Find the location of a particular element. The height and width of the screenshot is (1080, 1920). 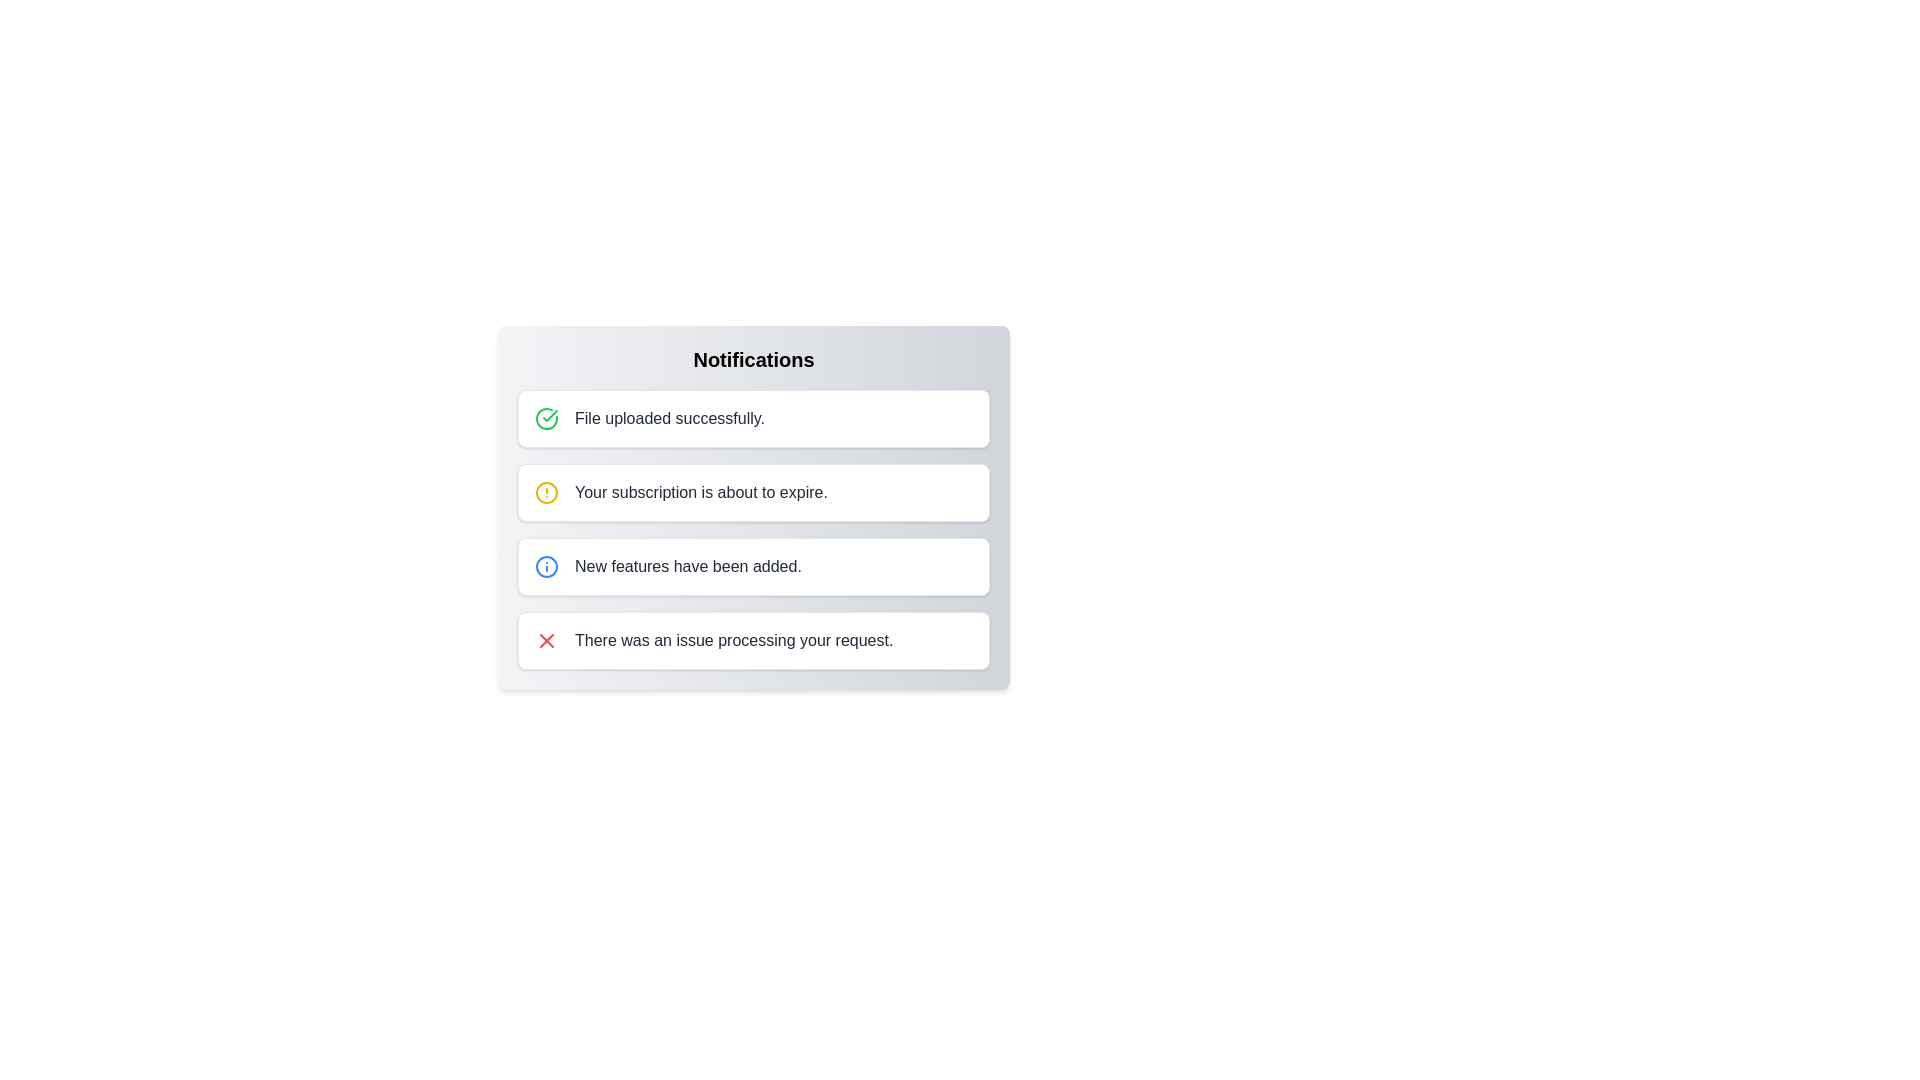

the Notification Card, which is the last notification in a vertical list of four notifications, displaying an error message without interactive functionality is located at coordinates (752, 640).